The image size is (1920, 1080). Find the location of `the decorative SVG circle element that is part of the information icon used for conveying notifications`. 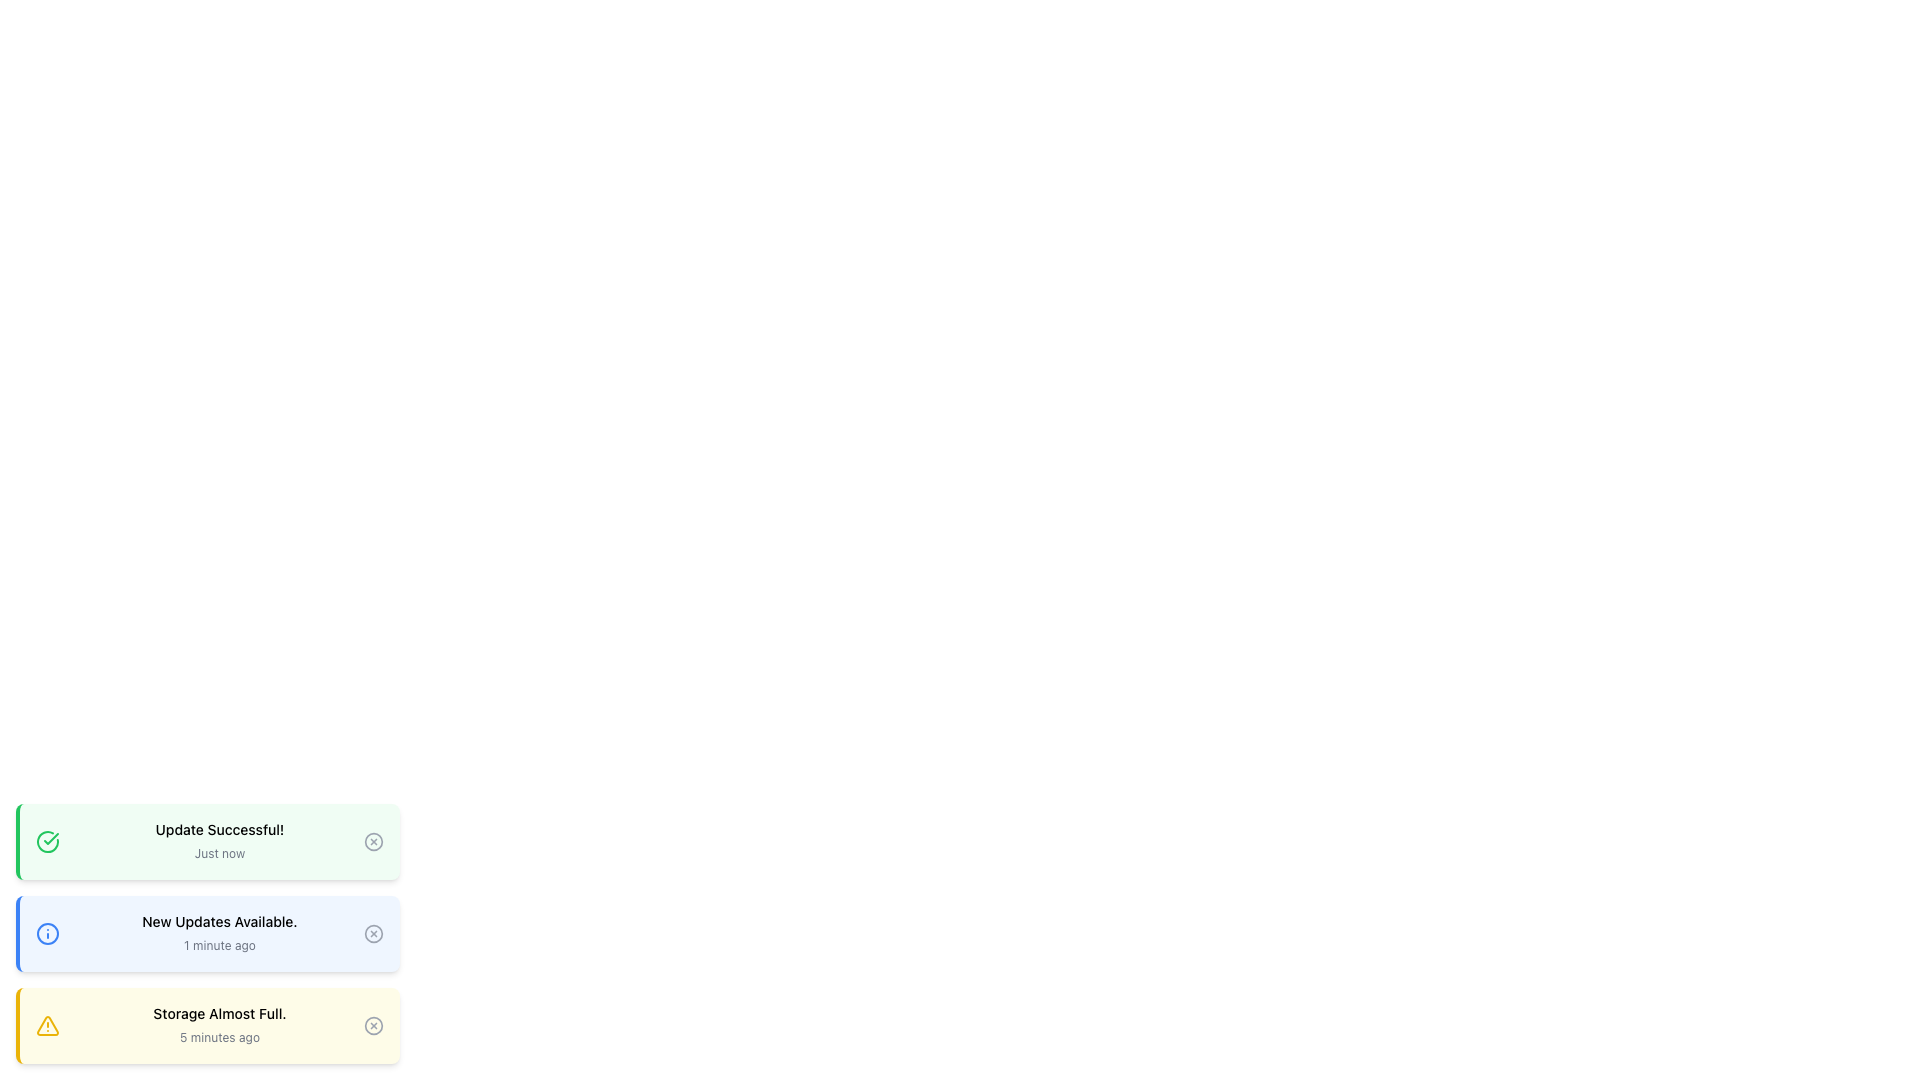

the decorative SVG circle element that is part of the information icon used for conveying notifications is located at coordinates (48, 933).